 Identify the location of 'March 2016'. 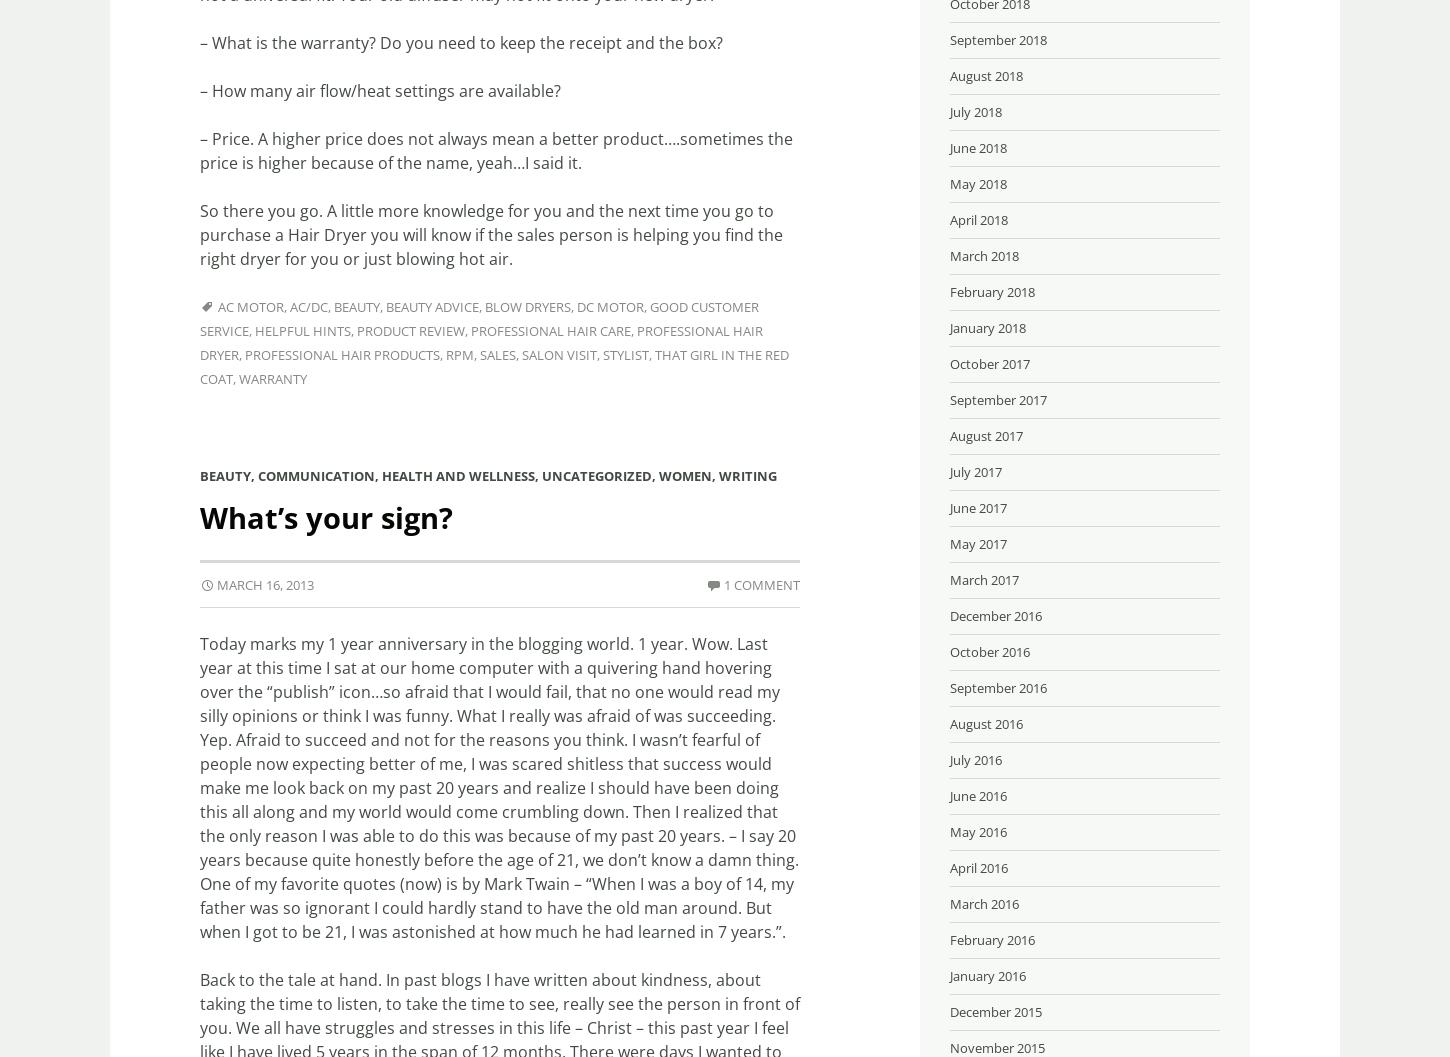
(984, 901).